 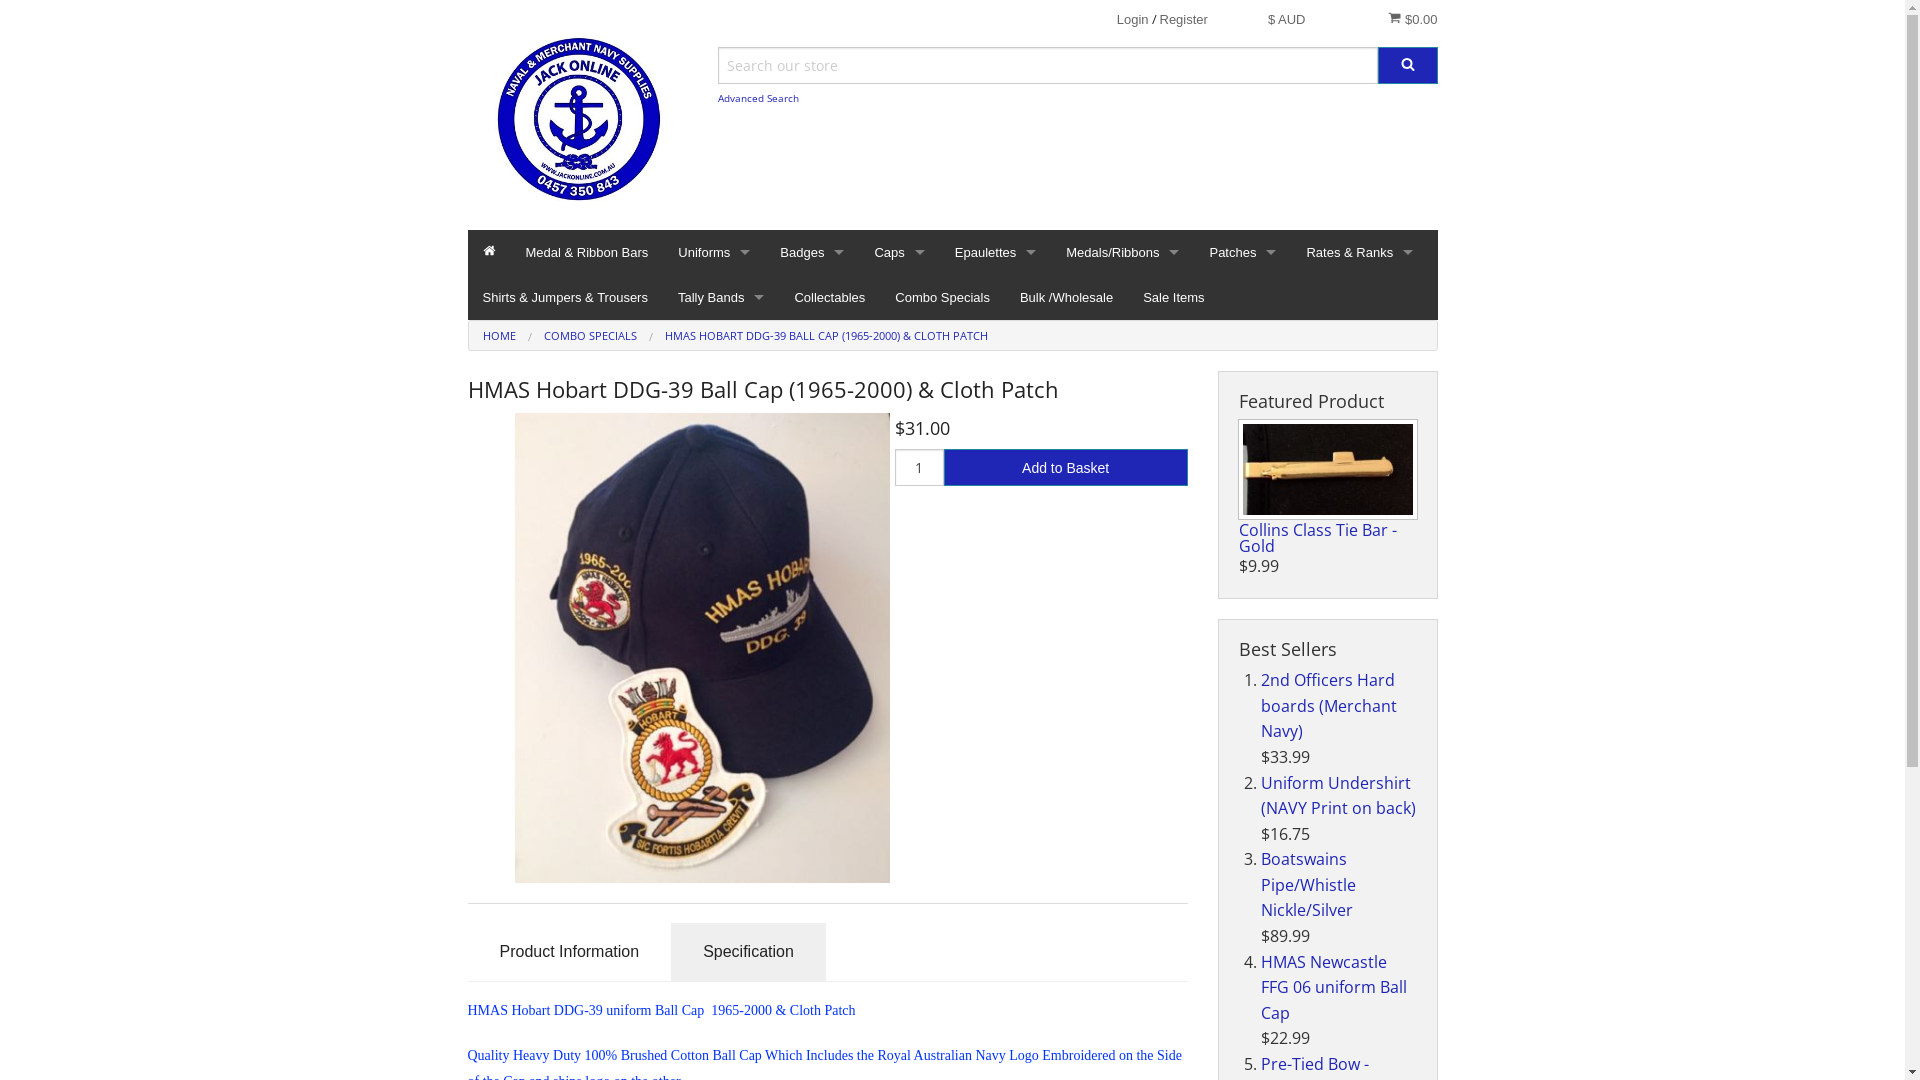 What do you see at coordinates (811, 321) in the screenshot?
I see `'Cap Badges'` at bounding box center [811, 321].